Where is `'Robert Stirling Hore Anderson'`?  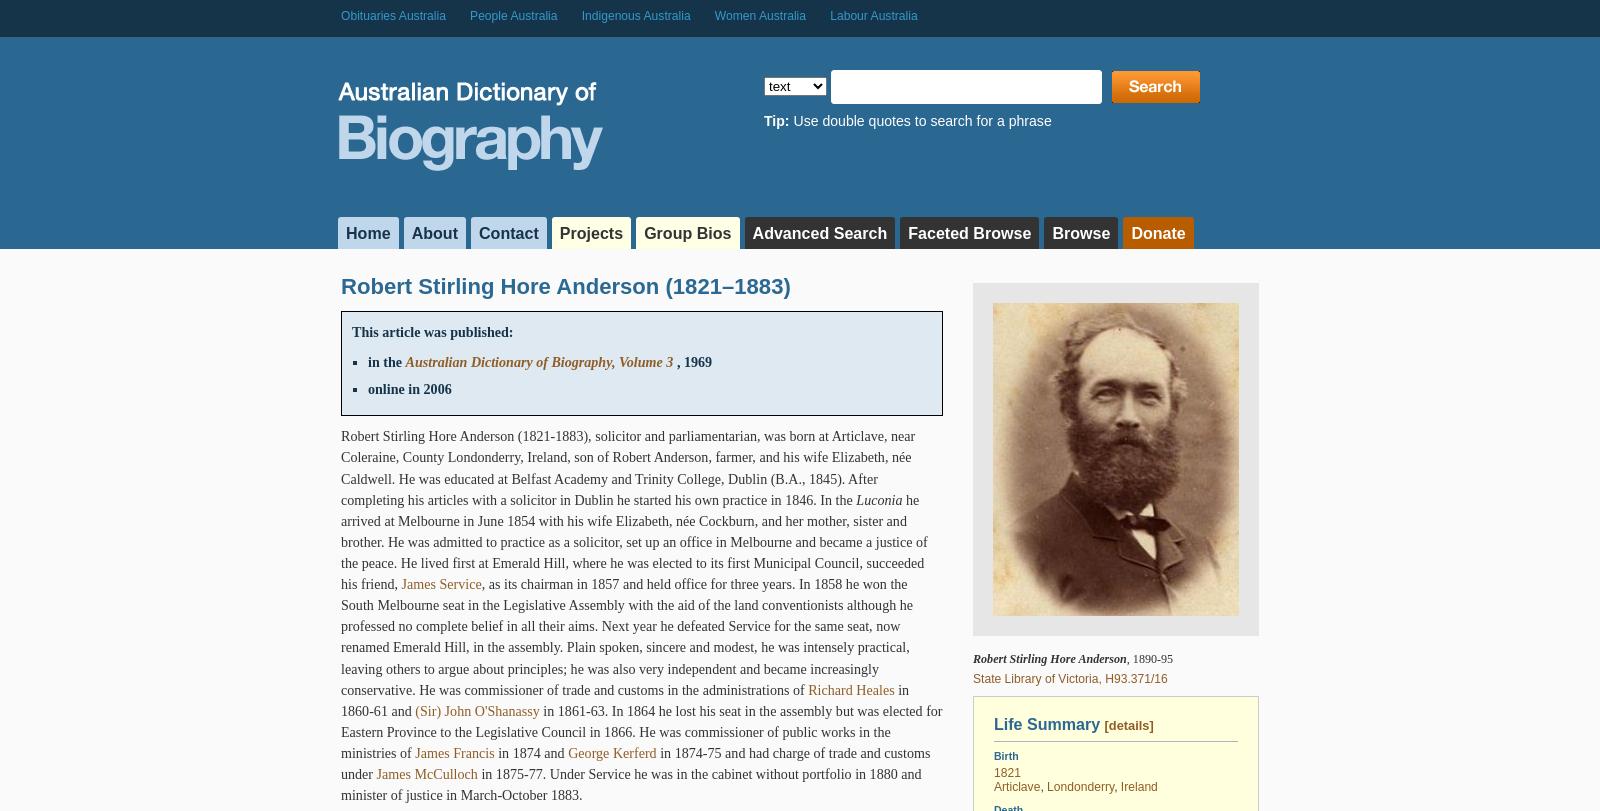 'Robert Stirling Hore Anderson' is located at coordinates (971, 658).